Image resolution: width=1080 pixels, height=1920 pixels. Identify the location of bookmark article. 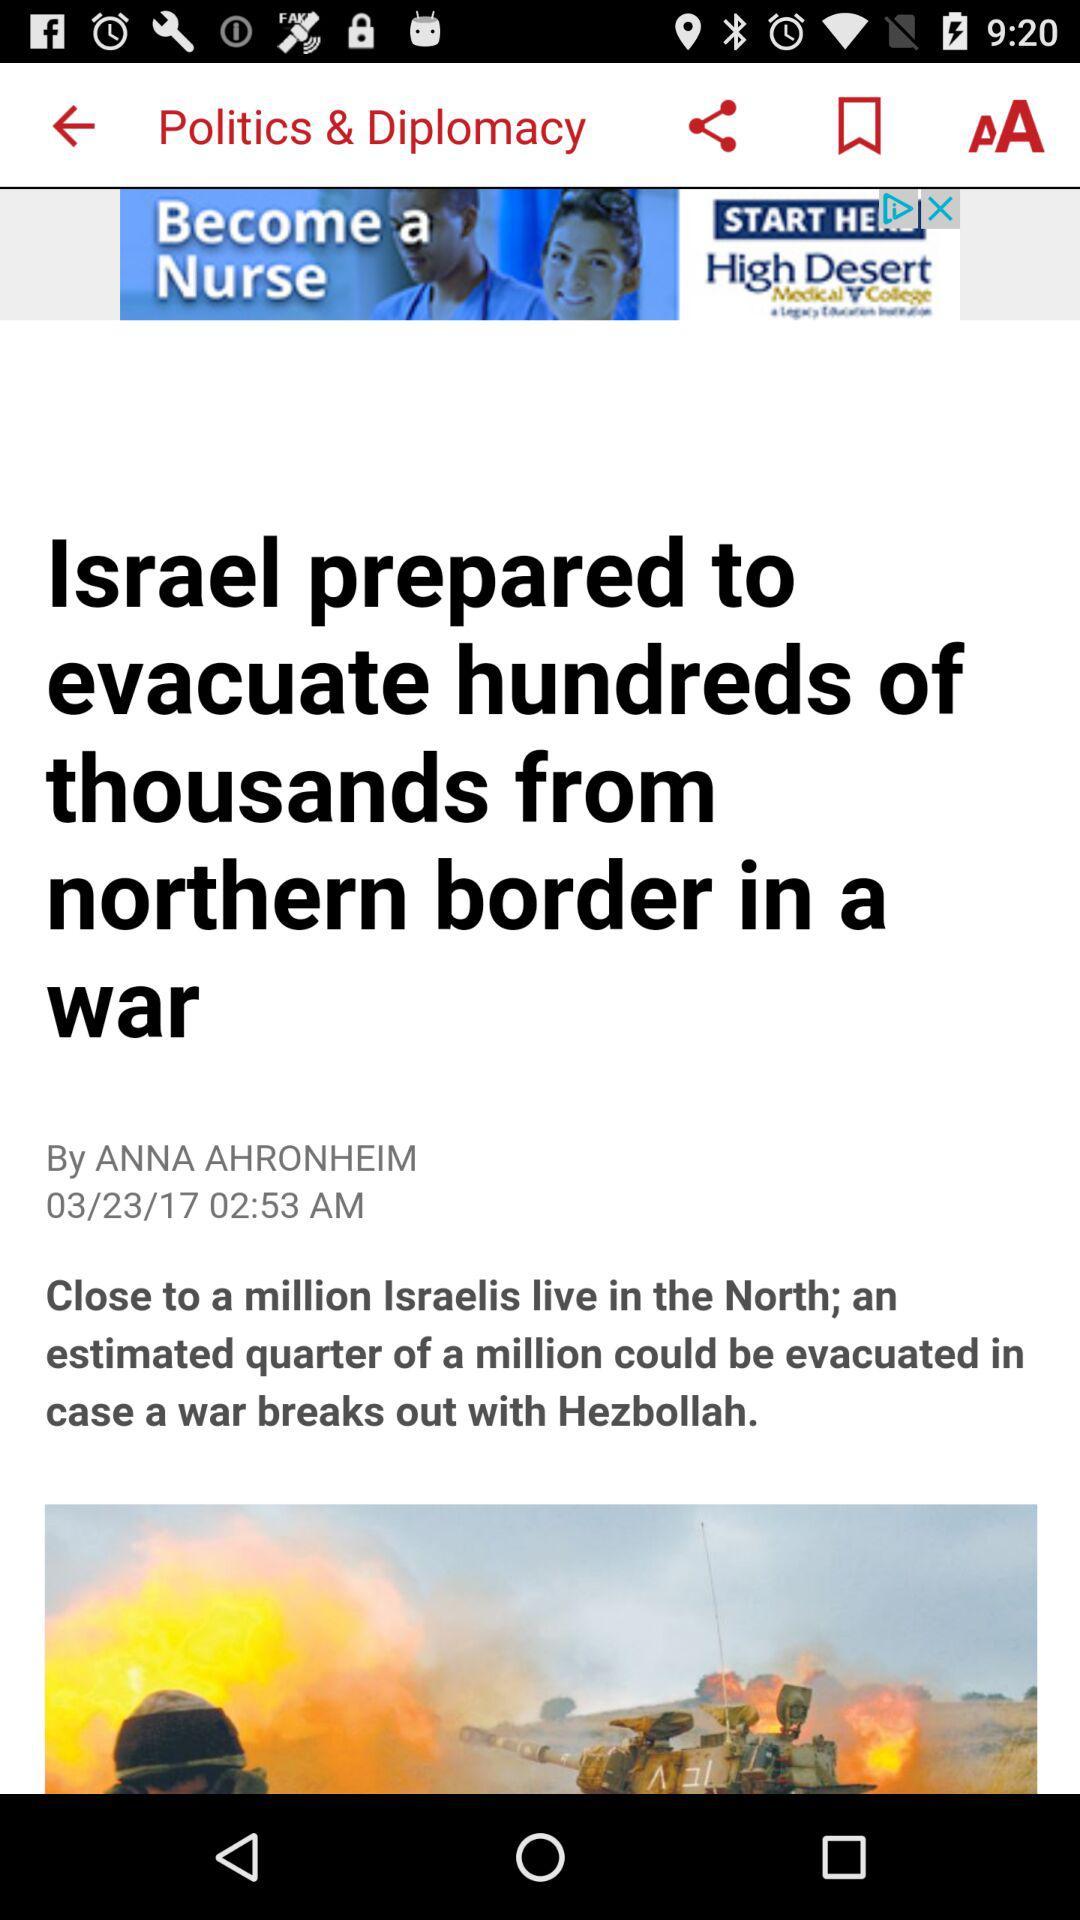
(858, 124).